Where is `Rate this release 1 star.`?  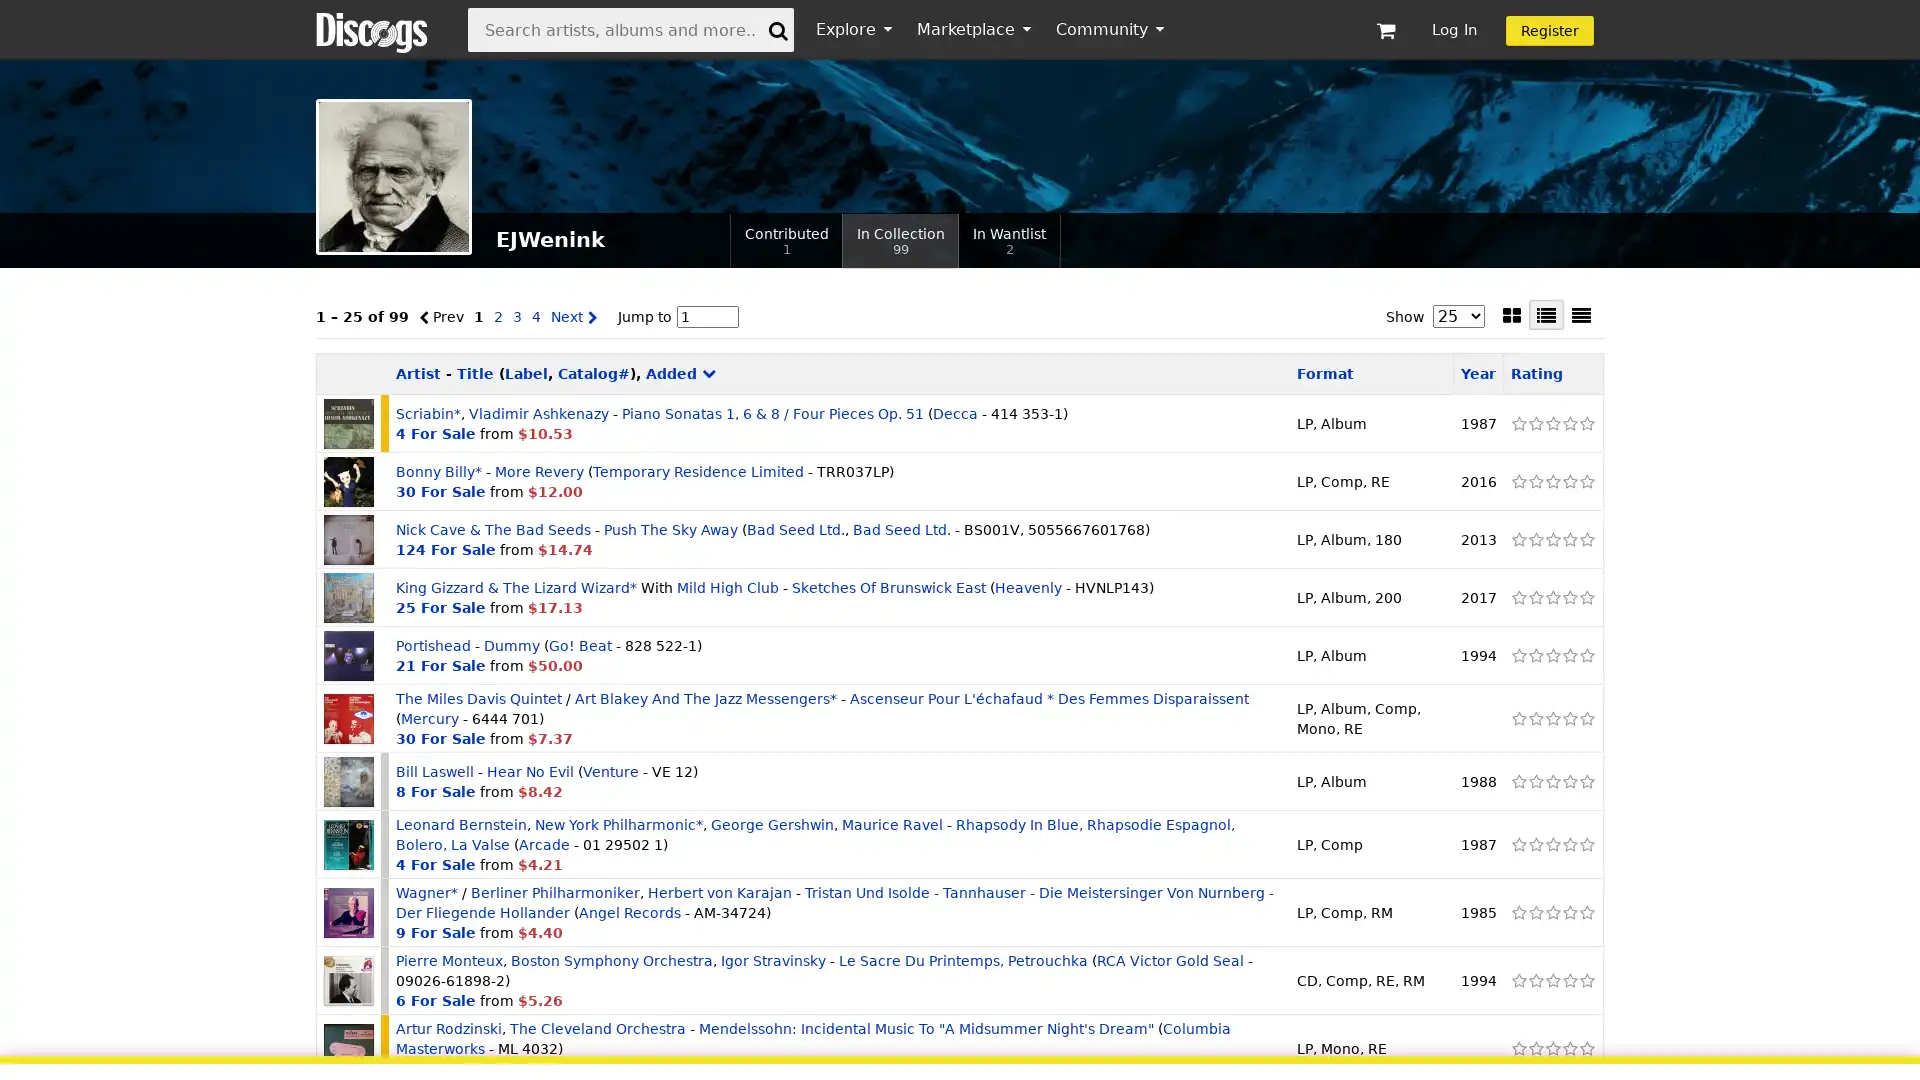
Rate this release 1 star. is located at coordinates (1518, 655).